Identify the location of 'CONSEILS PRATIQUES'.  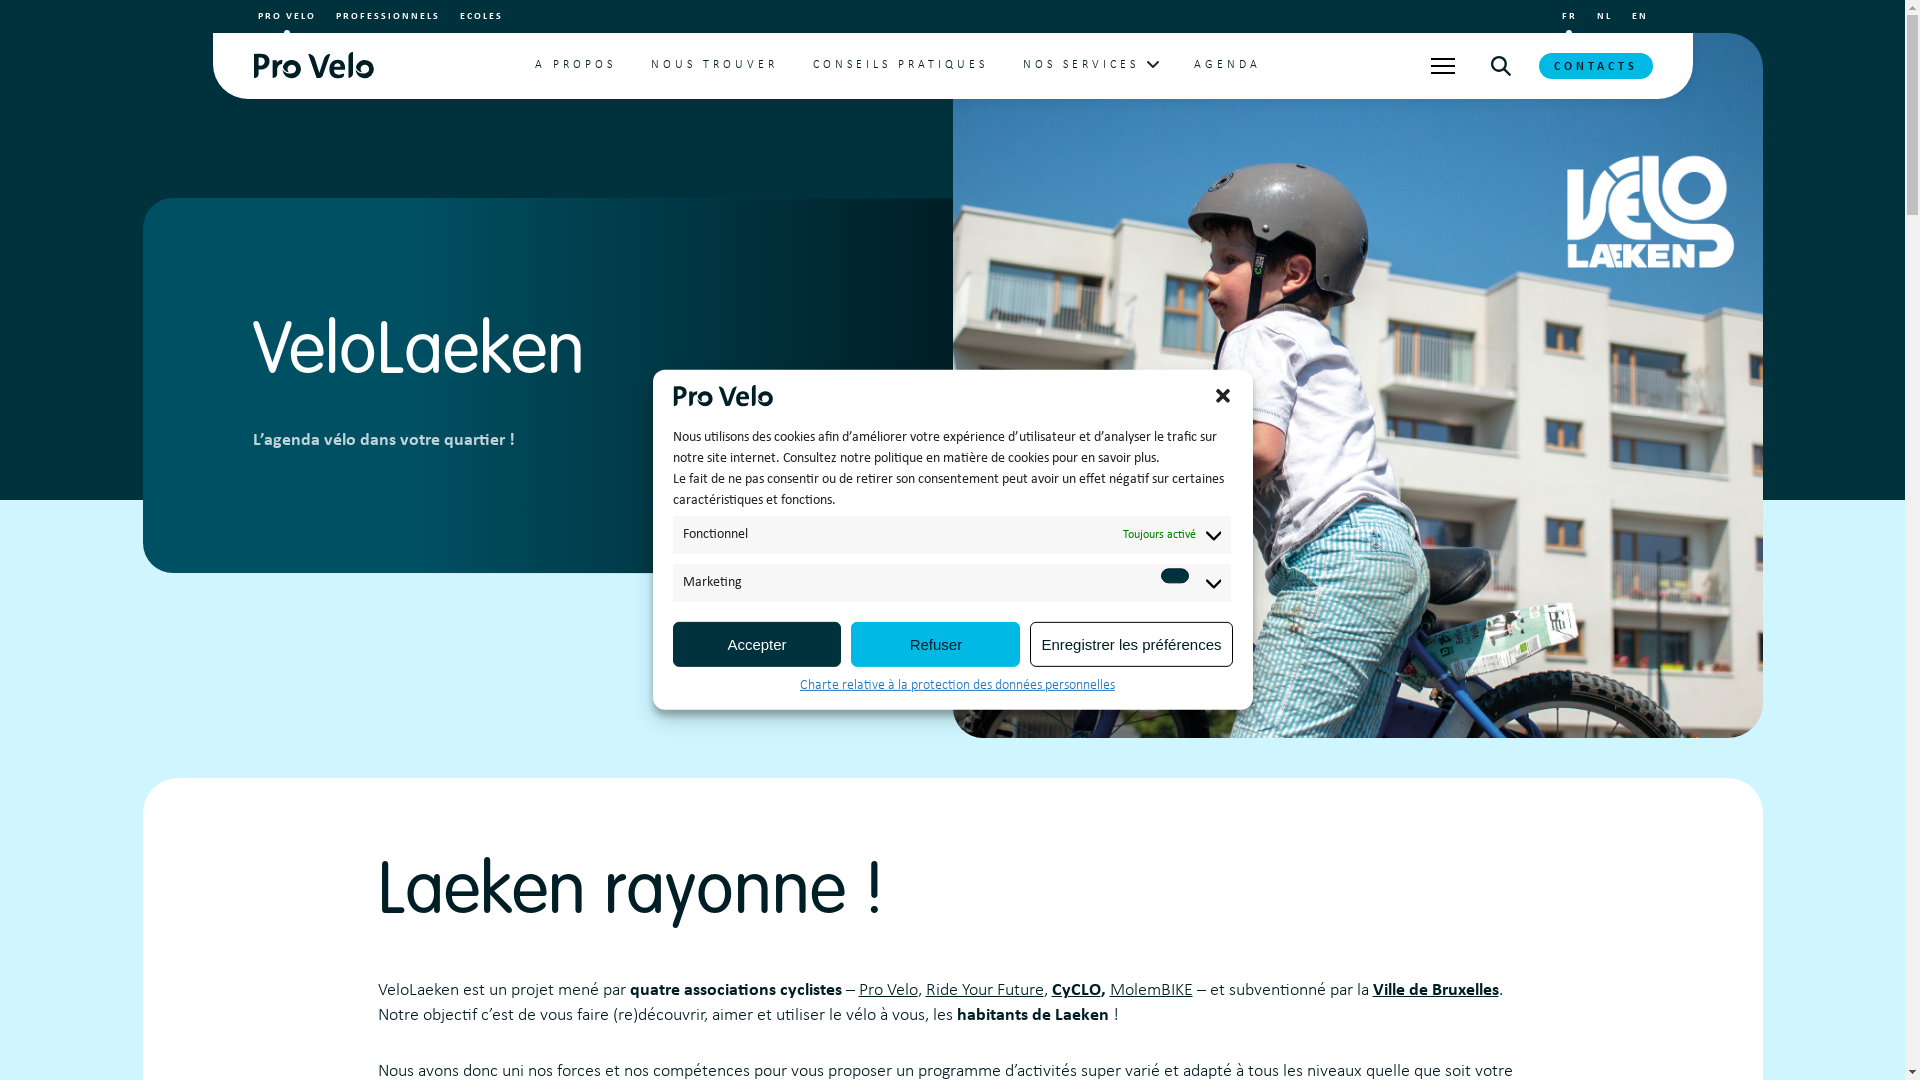
(899, 64).